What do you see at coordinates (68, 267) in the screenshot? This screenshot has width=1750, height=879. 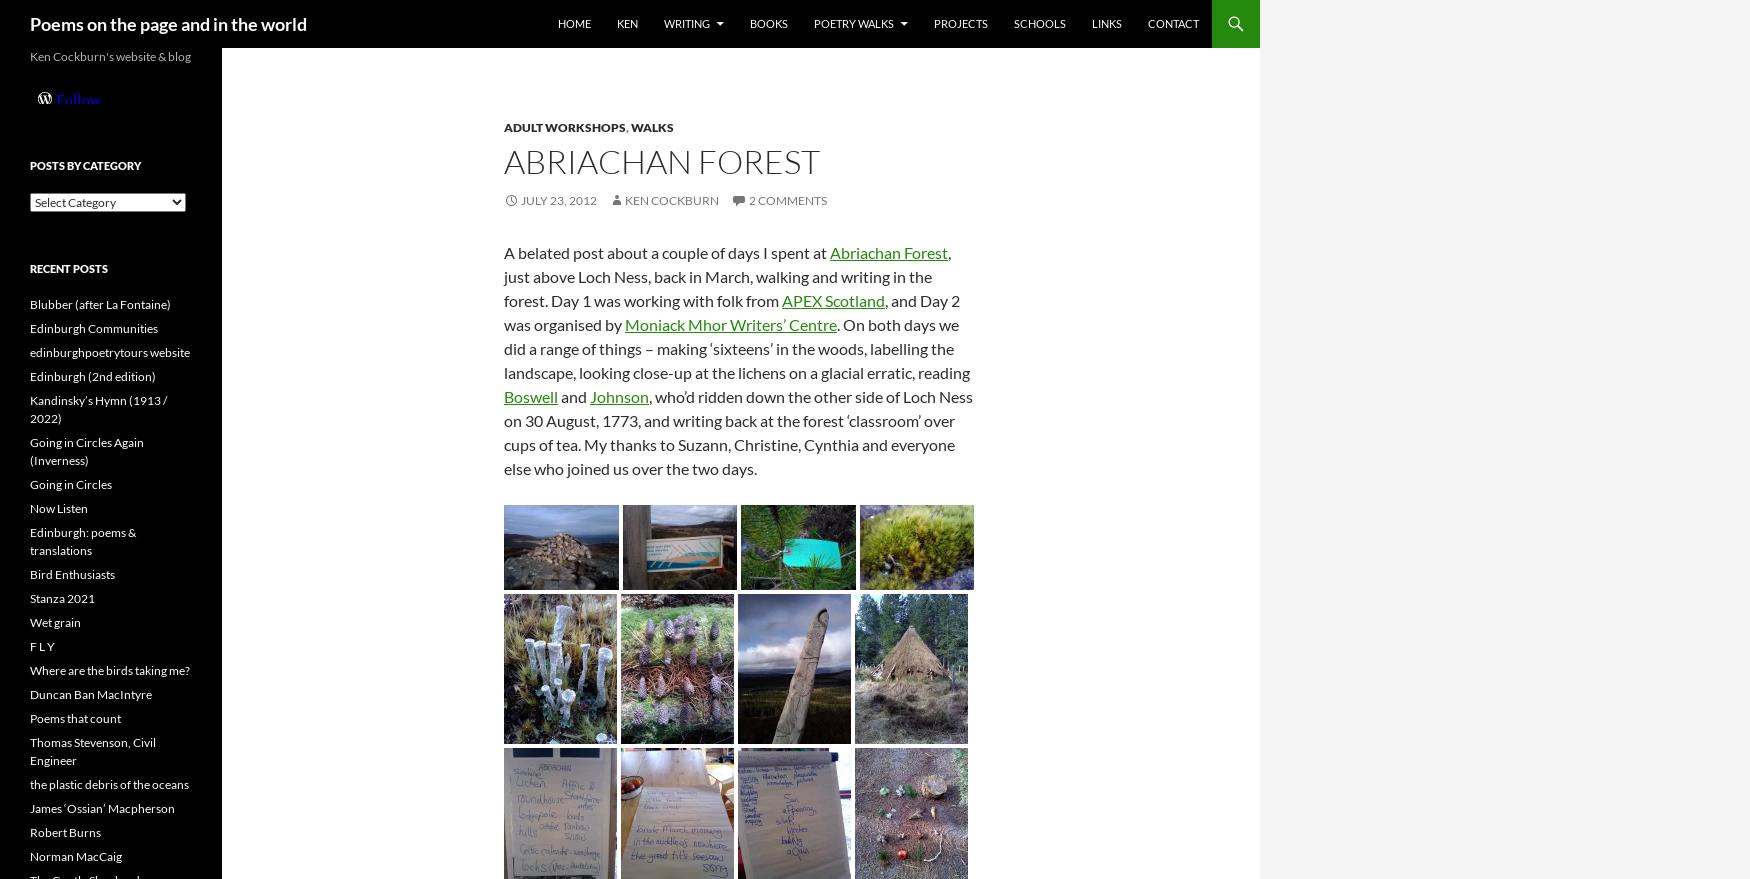 I see `'Recent Posts'` at bounding box center [68, 267].